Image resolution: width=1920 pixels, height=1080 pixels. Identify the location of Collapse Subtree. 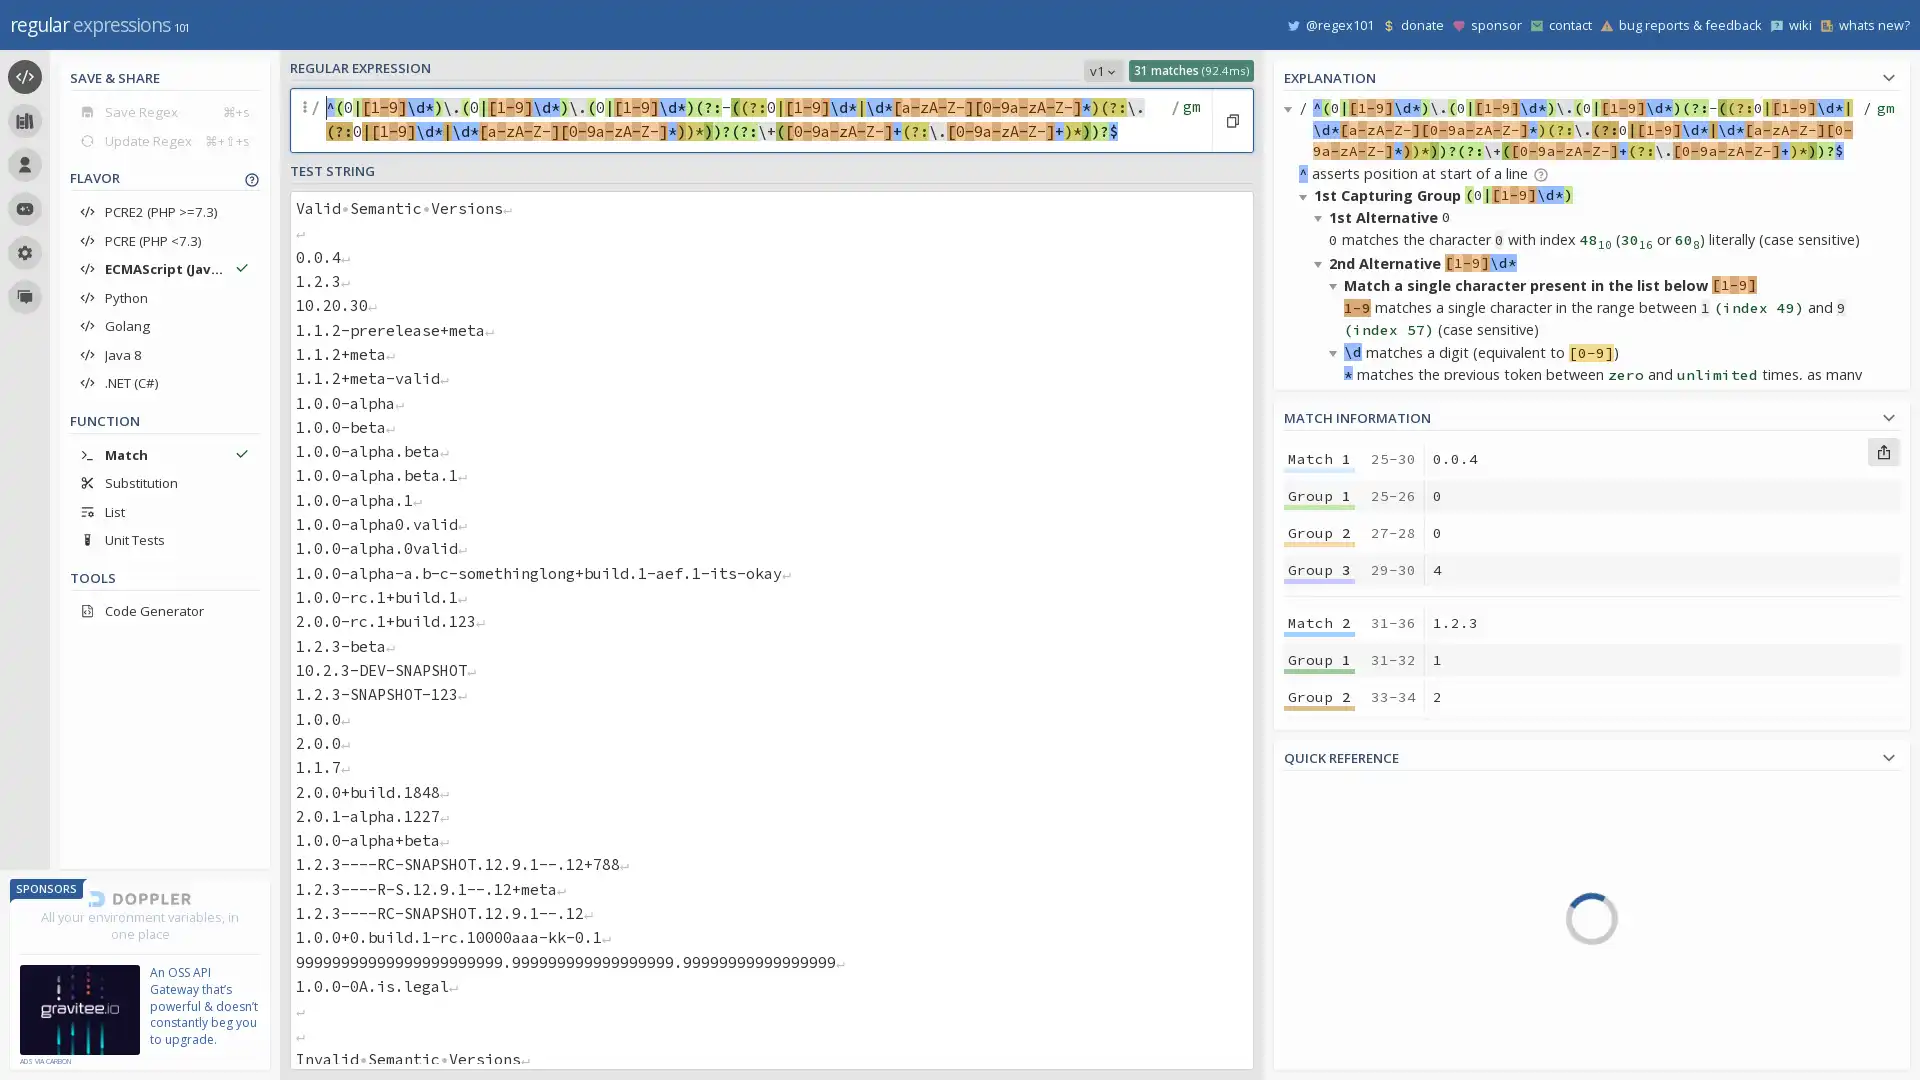
(1291, 108).